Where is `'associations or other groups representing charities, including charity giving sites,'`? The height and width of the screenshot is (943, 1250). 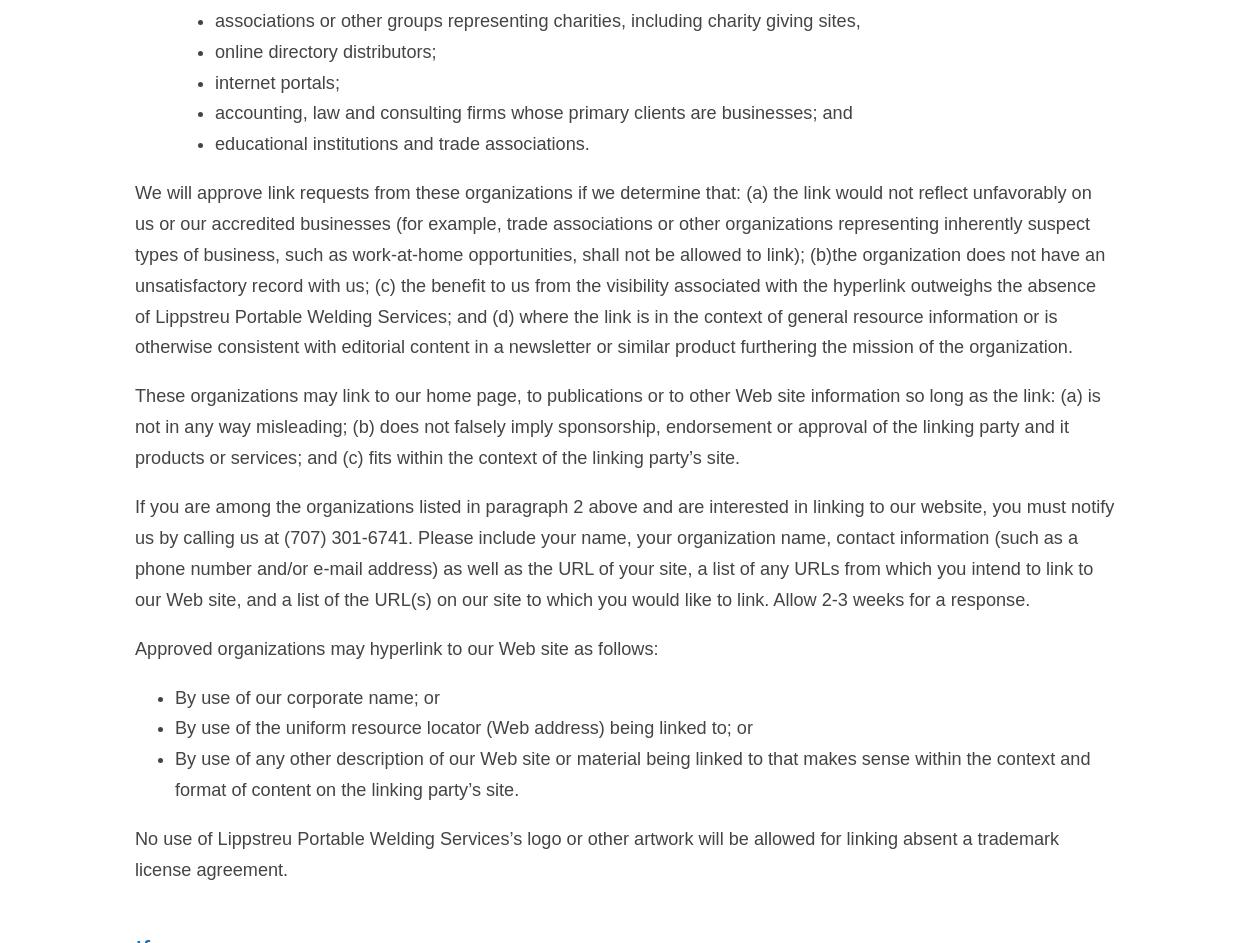 'associations or other groups representing charities, including charity giving sites,' is located at coordinates (537, 19).